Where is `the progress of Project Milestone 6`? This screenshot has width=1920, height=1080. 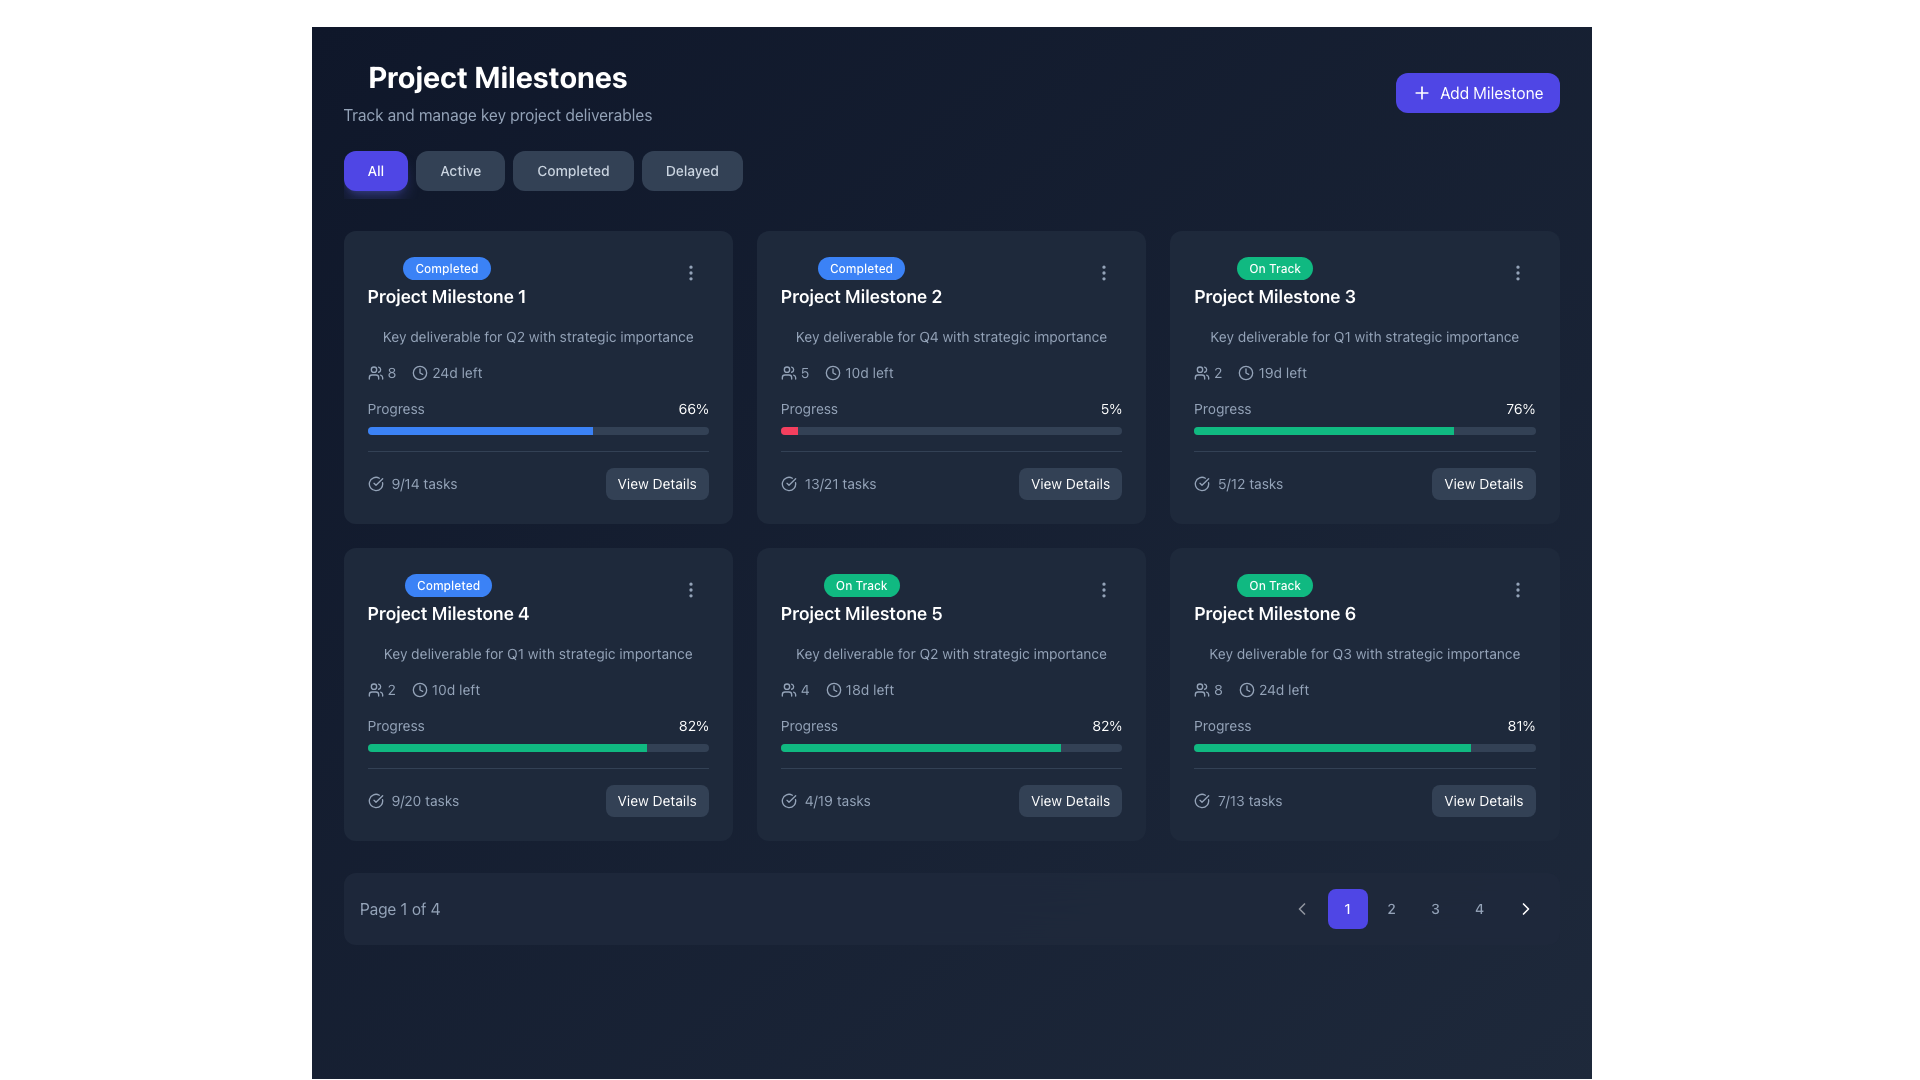 the progress of Project Milestone 6 is located at coordinates (1264, 748).